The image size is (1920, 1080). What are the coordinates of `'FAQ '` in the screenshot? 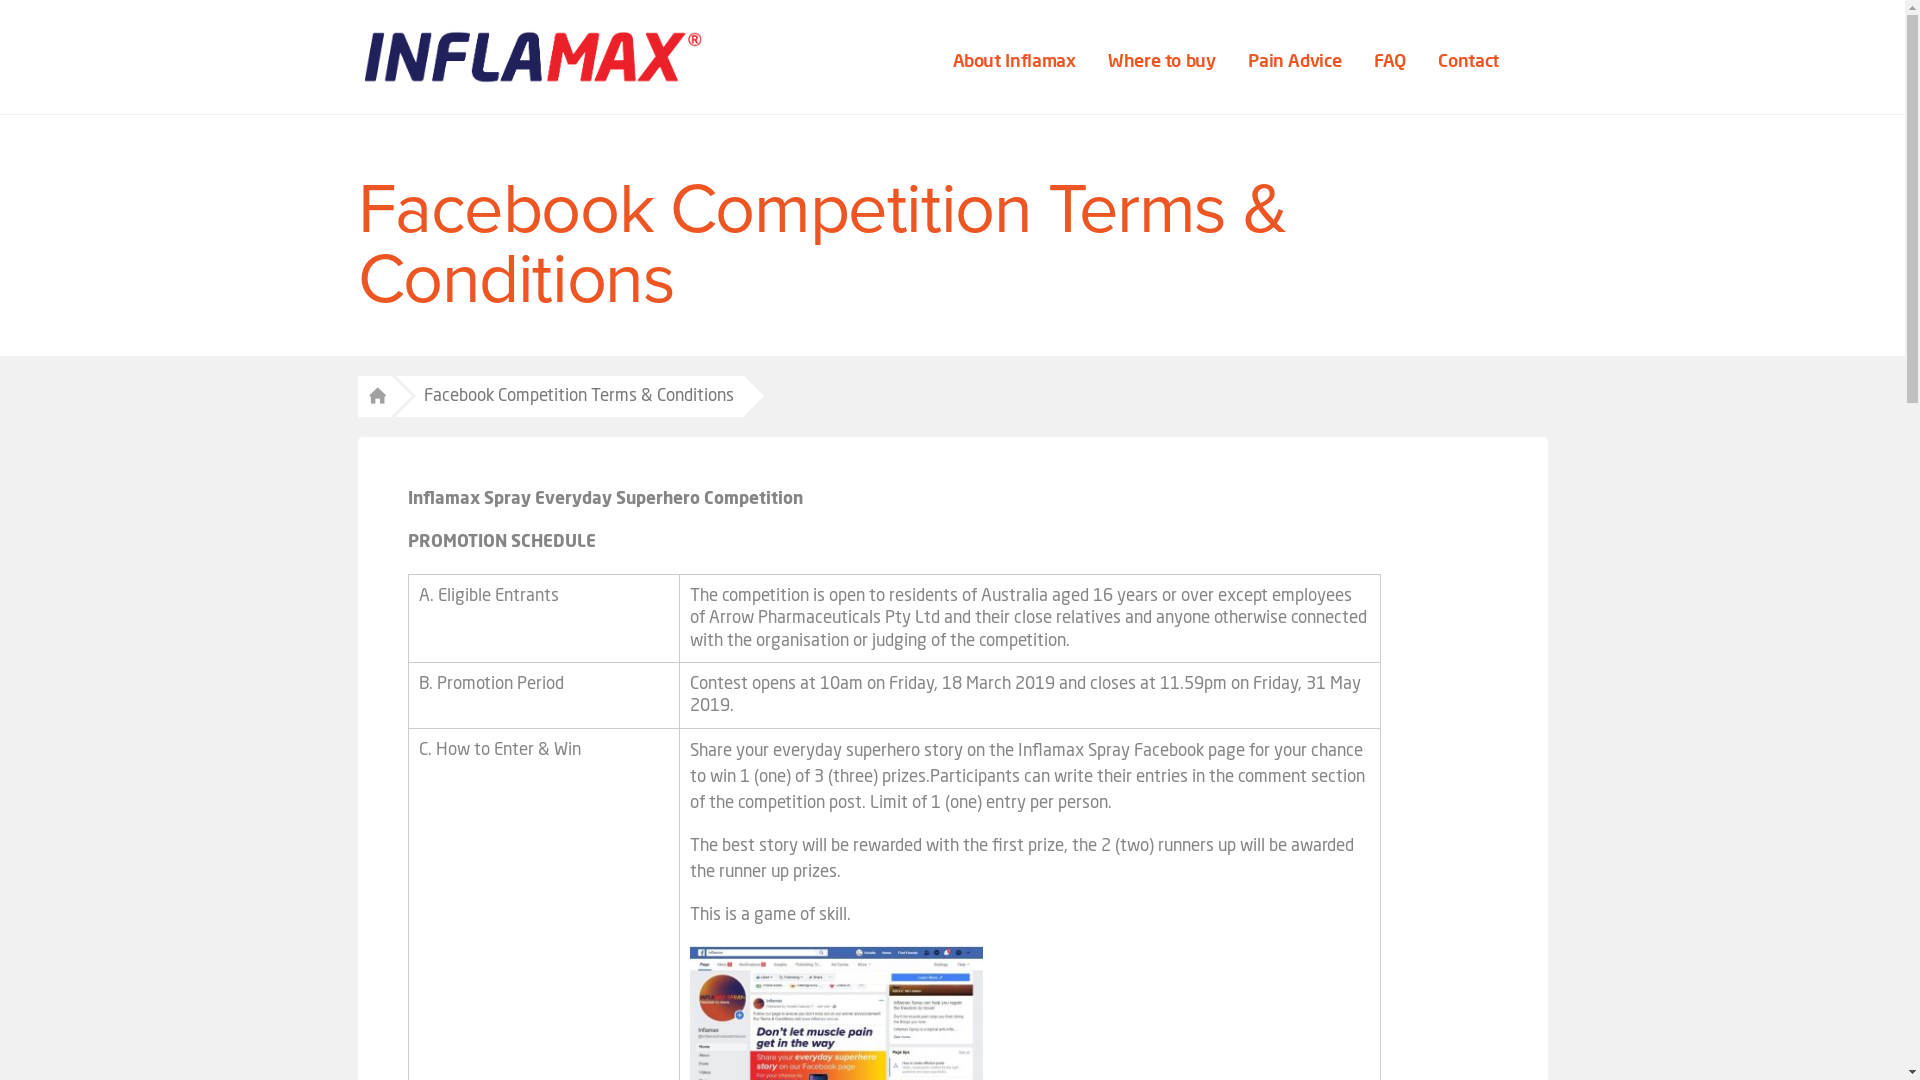 It's located at (1391, 60).